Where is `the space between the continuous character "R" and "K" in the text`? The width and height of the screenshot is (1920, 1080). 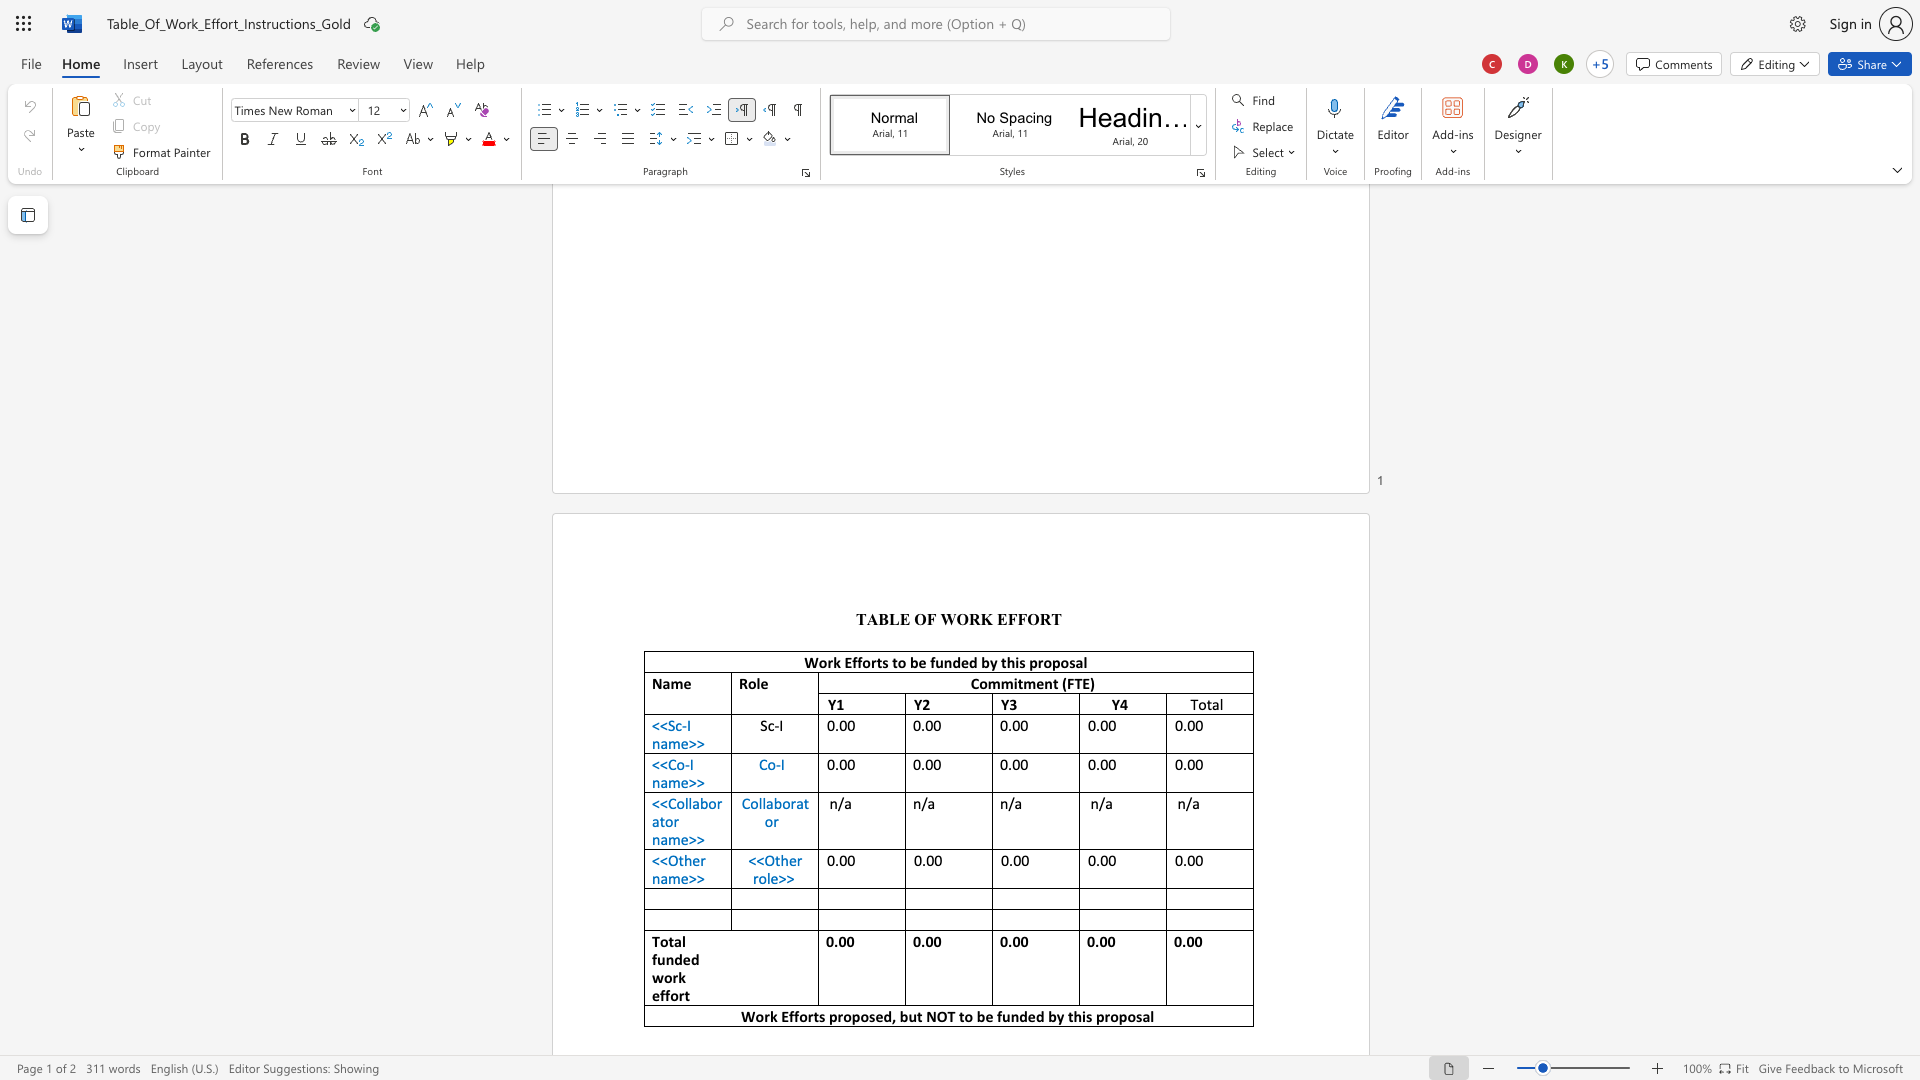
the space between the continuous character "R" and "K" in the text is located at coordinates (980, 618).